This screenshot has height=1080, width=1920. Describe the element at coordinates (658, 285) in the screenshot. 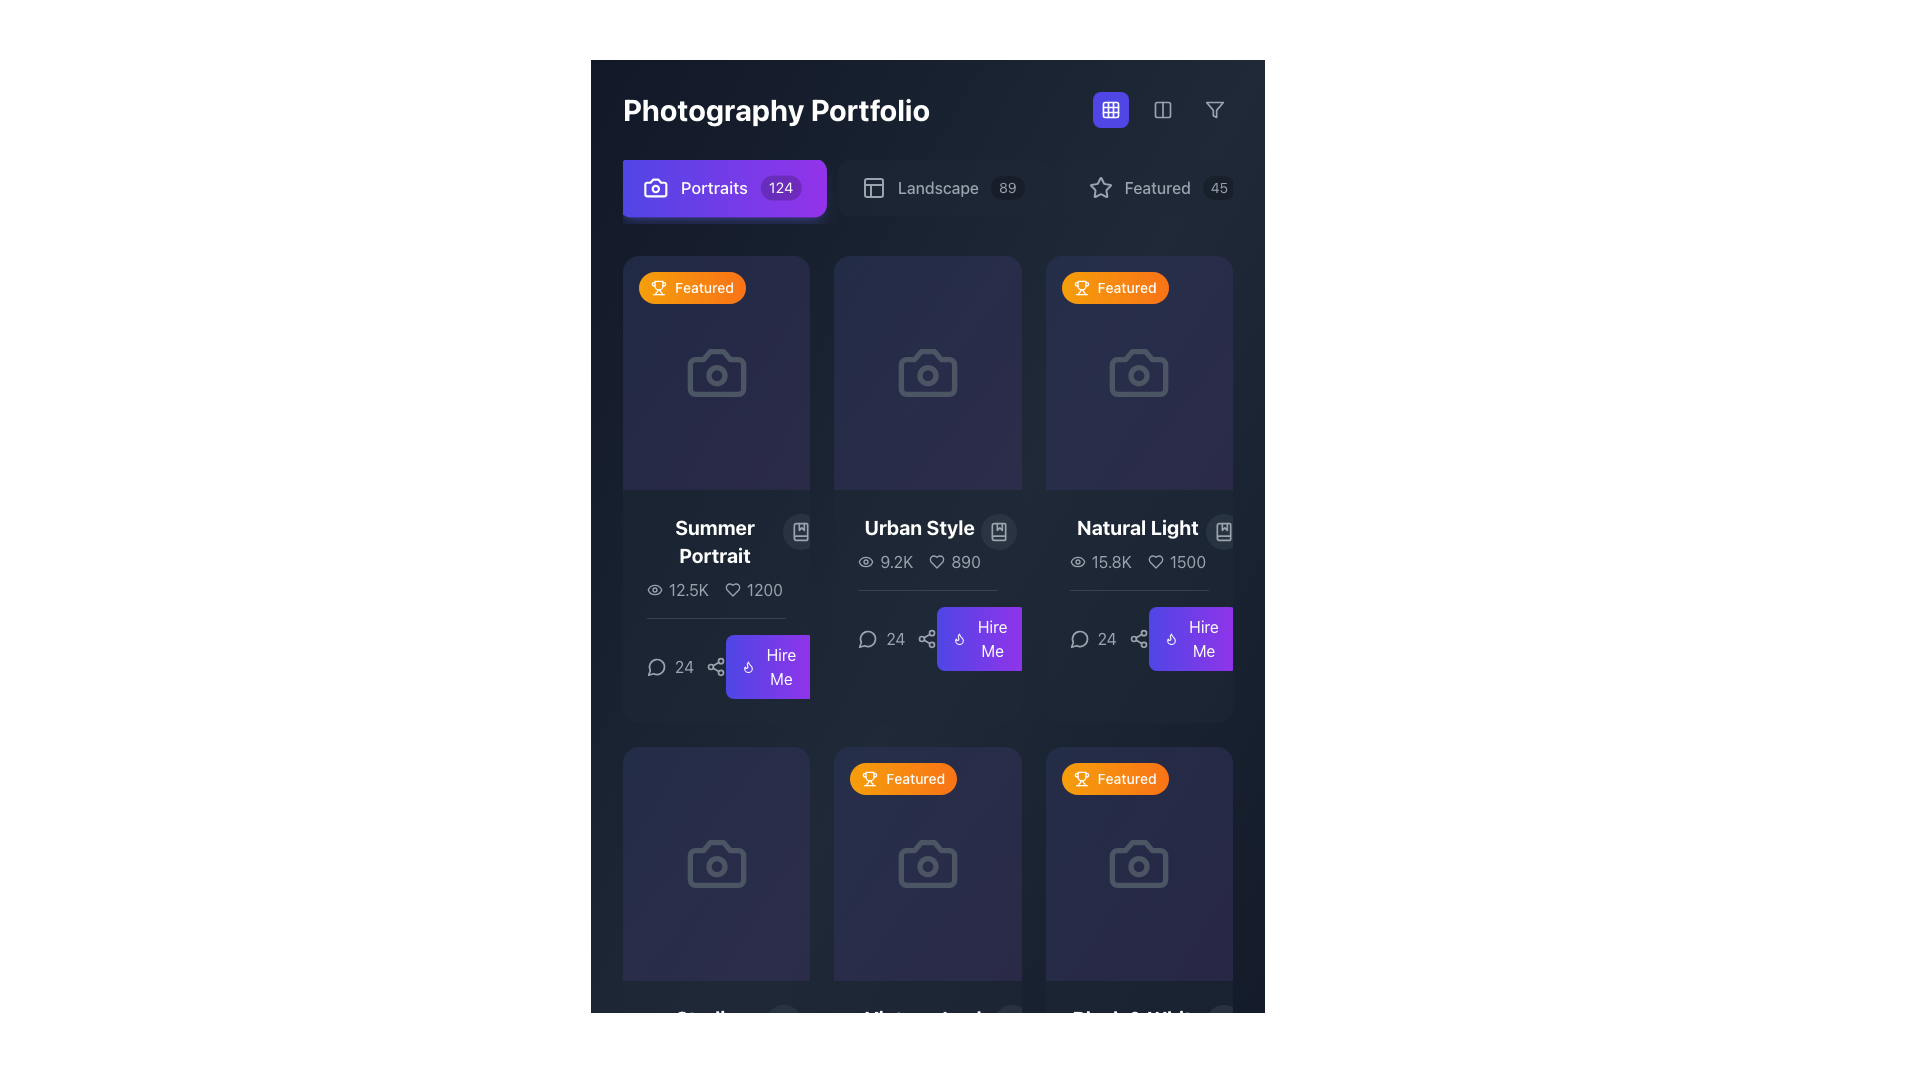

I see `the trophy vector graphic icon that visually emphasizes the 'Featured' label in the top-left corner of the first content card` at that location.